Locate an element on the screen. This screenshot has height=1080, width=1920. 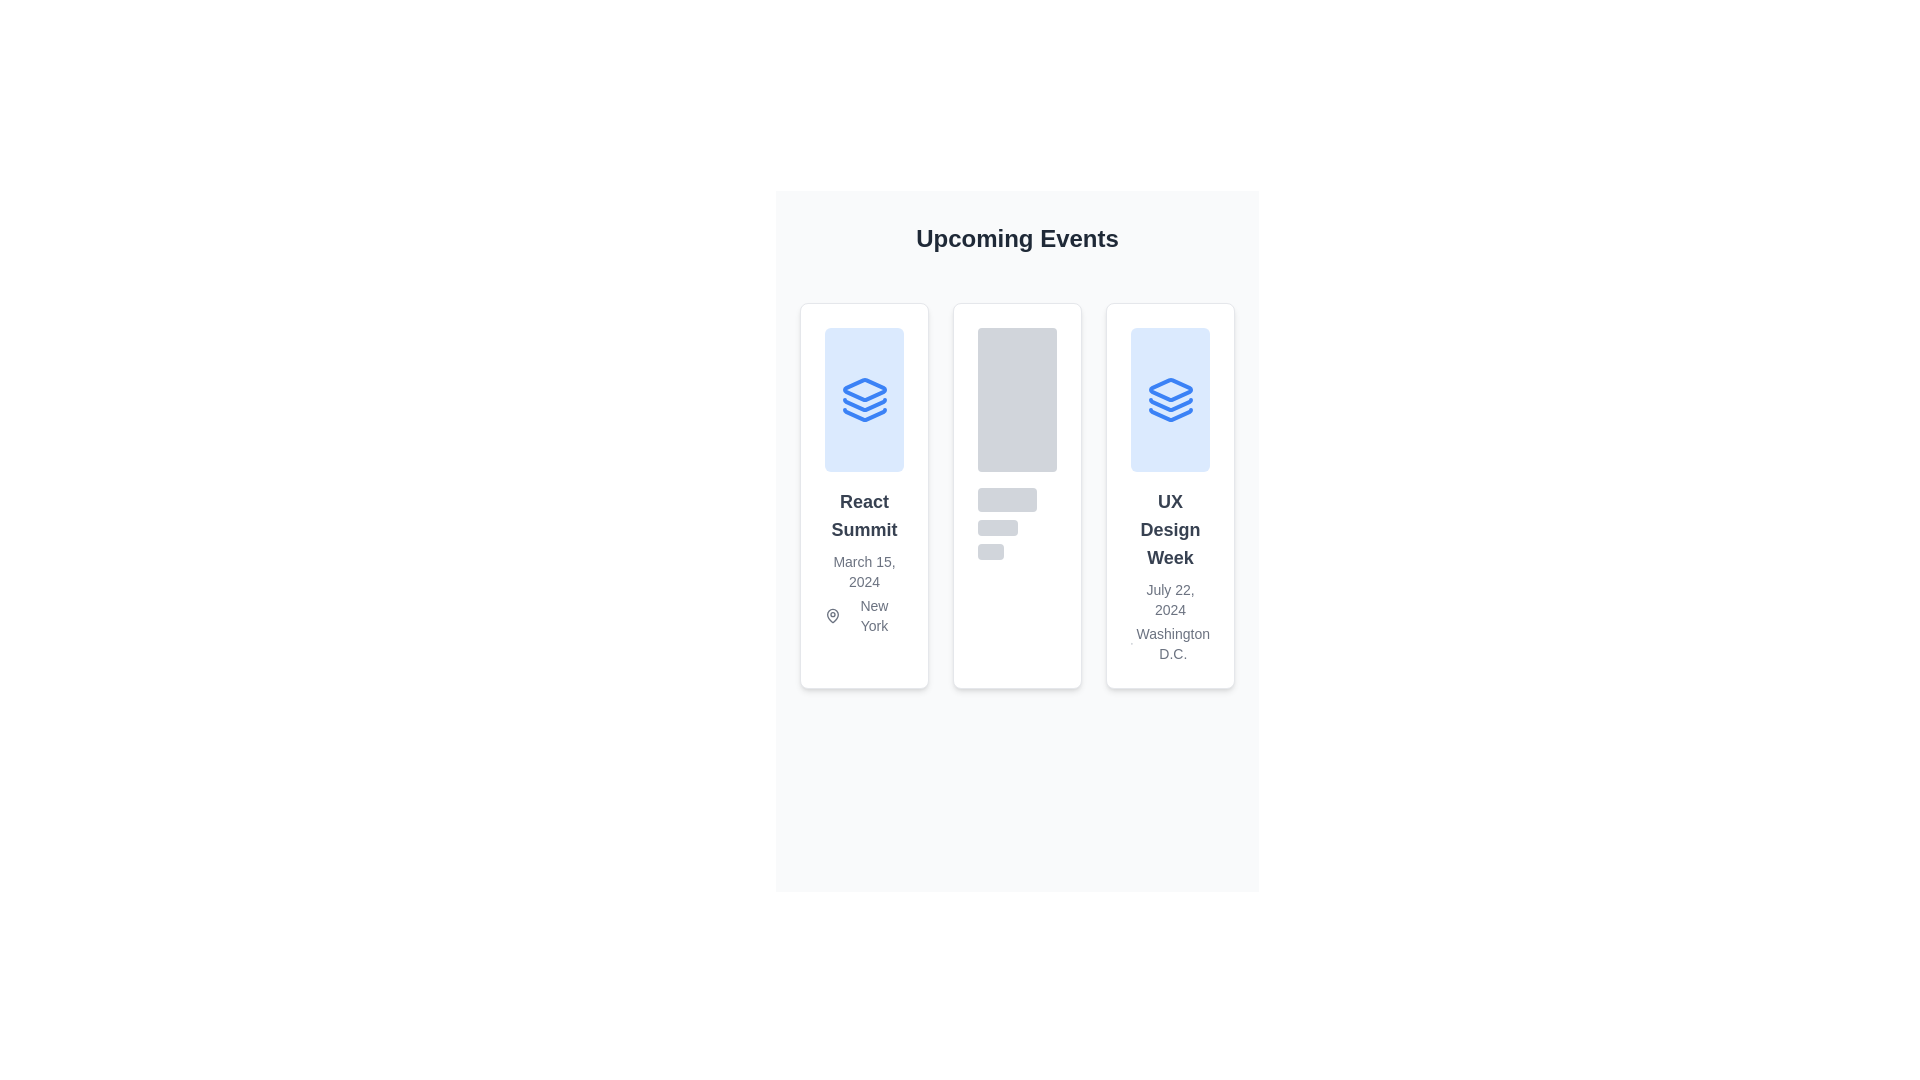
text displayed in bold gray font that says 'UX Design Week', which is the title of the third event card from the left is located at coordinates (1170, 528).